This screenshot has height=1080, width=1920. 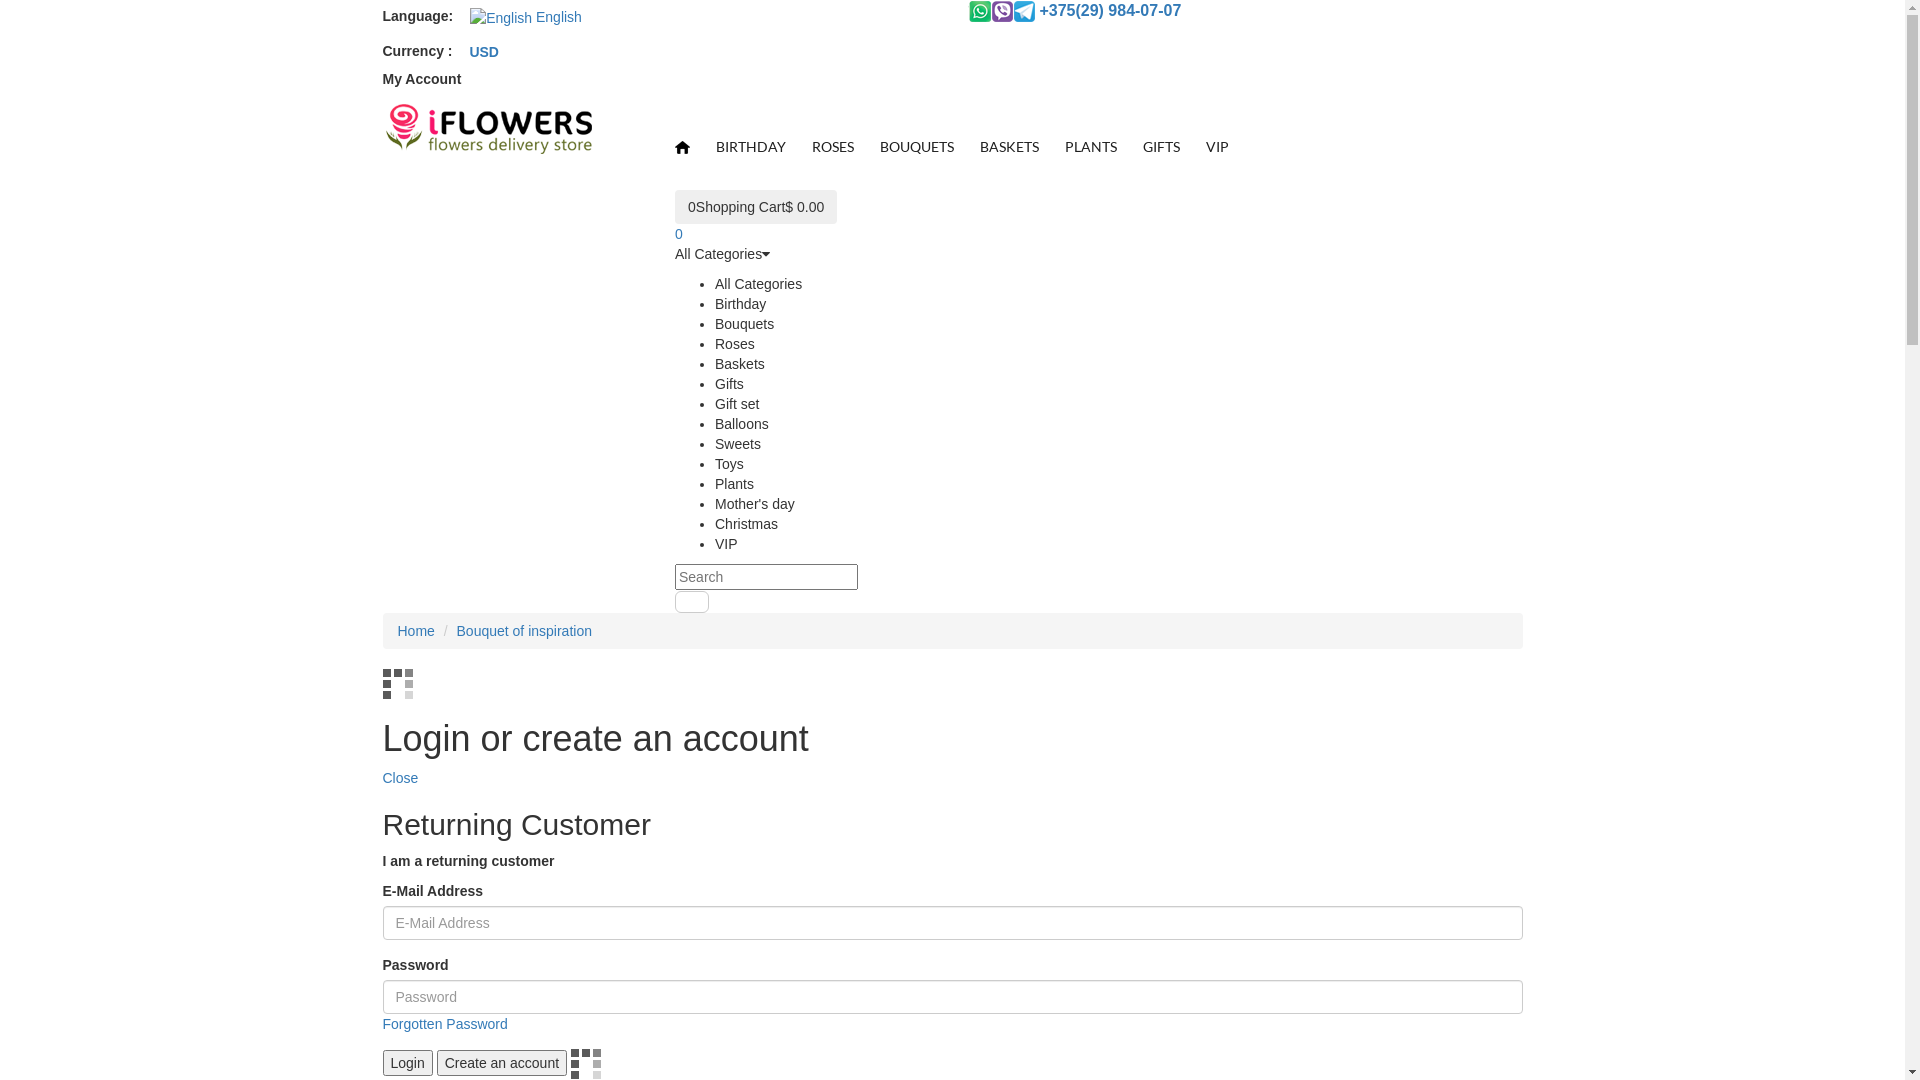 I want to click on 'USD', so click(x=484, y=50).